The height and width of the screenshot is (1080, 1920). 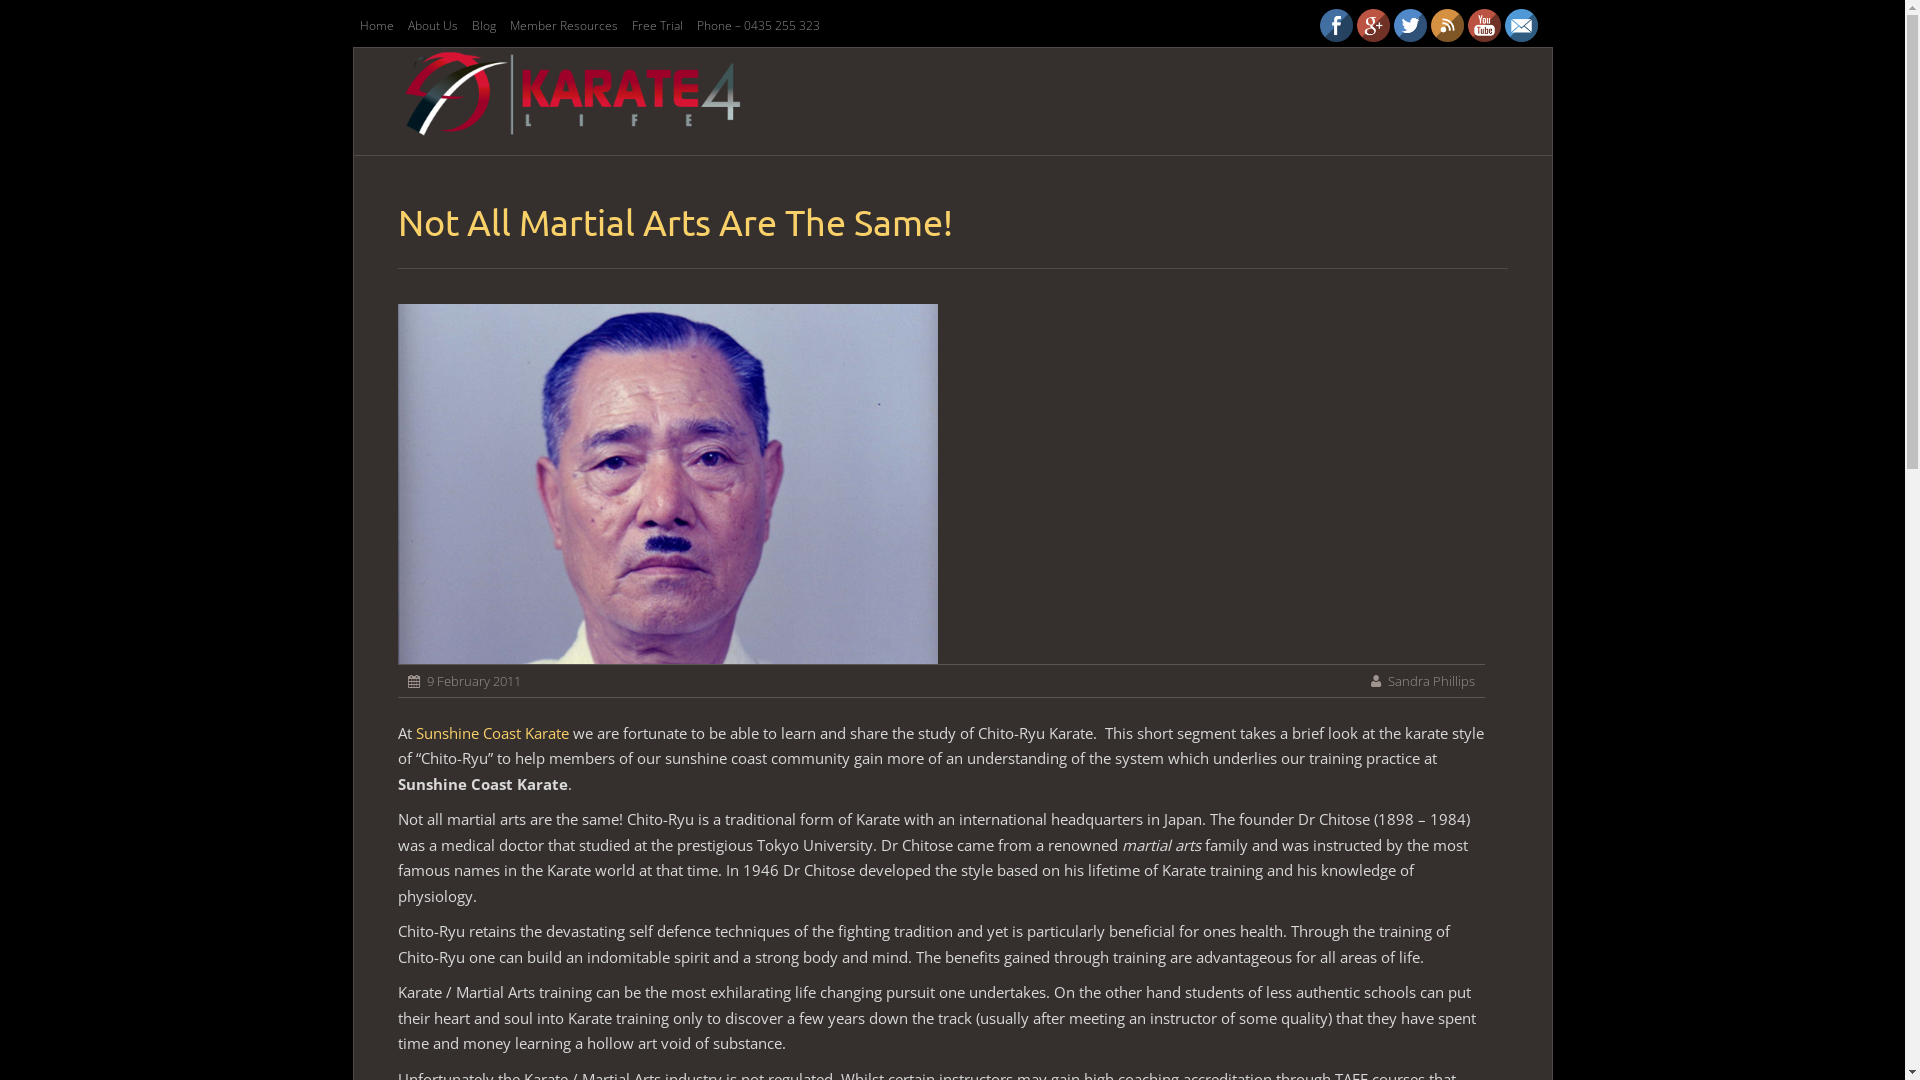 What do you see at coordinates (1371, 25) in the screenshot?
I see `'Google Plus'` at bounding box center [1371, 25].